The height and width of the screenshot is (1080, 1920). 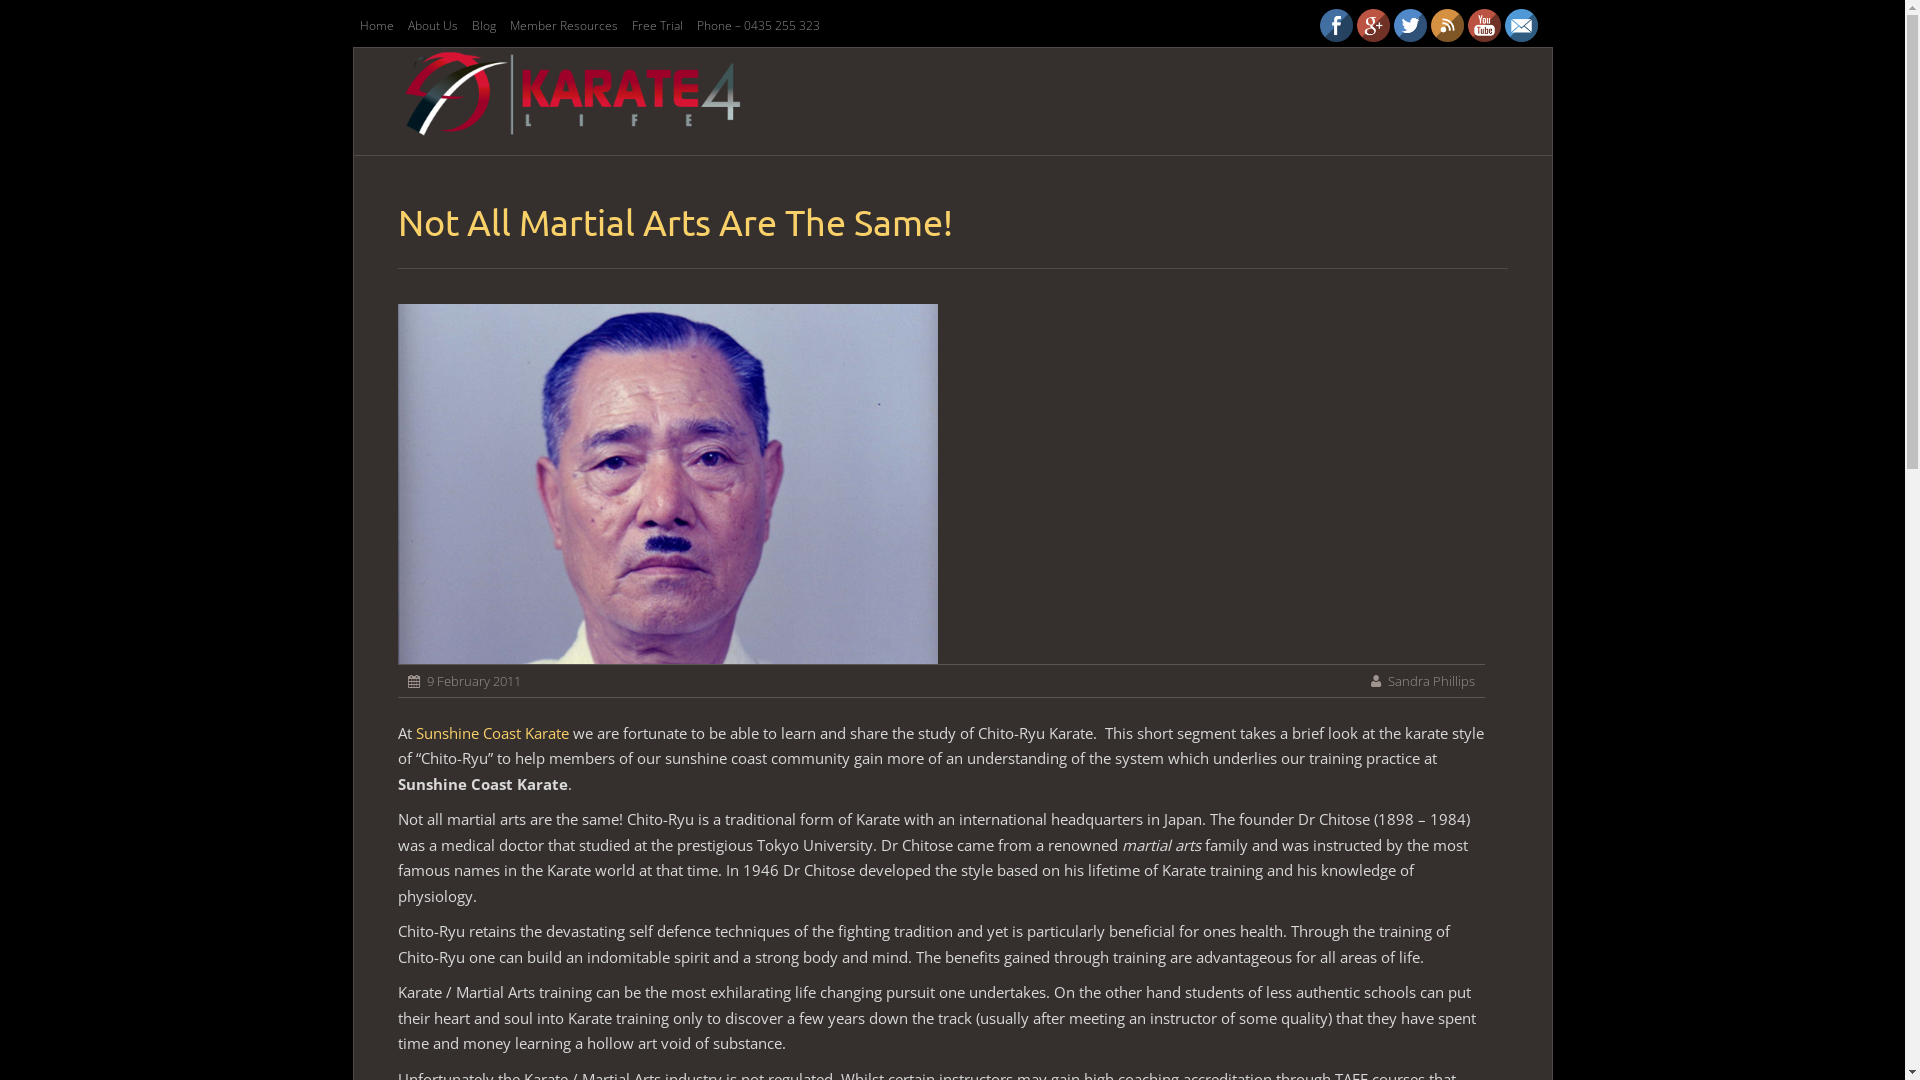 What do you see at coordinates (1371, 25) in the screenshot?
I see `'Google Plus'` at bounding box center [1371, 25].